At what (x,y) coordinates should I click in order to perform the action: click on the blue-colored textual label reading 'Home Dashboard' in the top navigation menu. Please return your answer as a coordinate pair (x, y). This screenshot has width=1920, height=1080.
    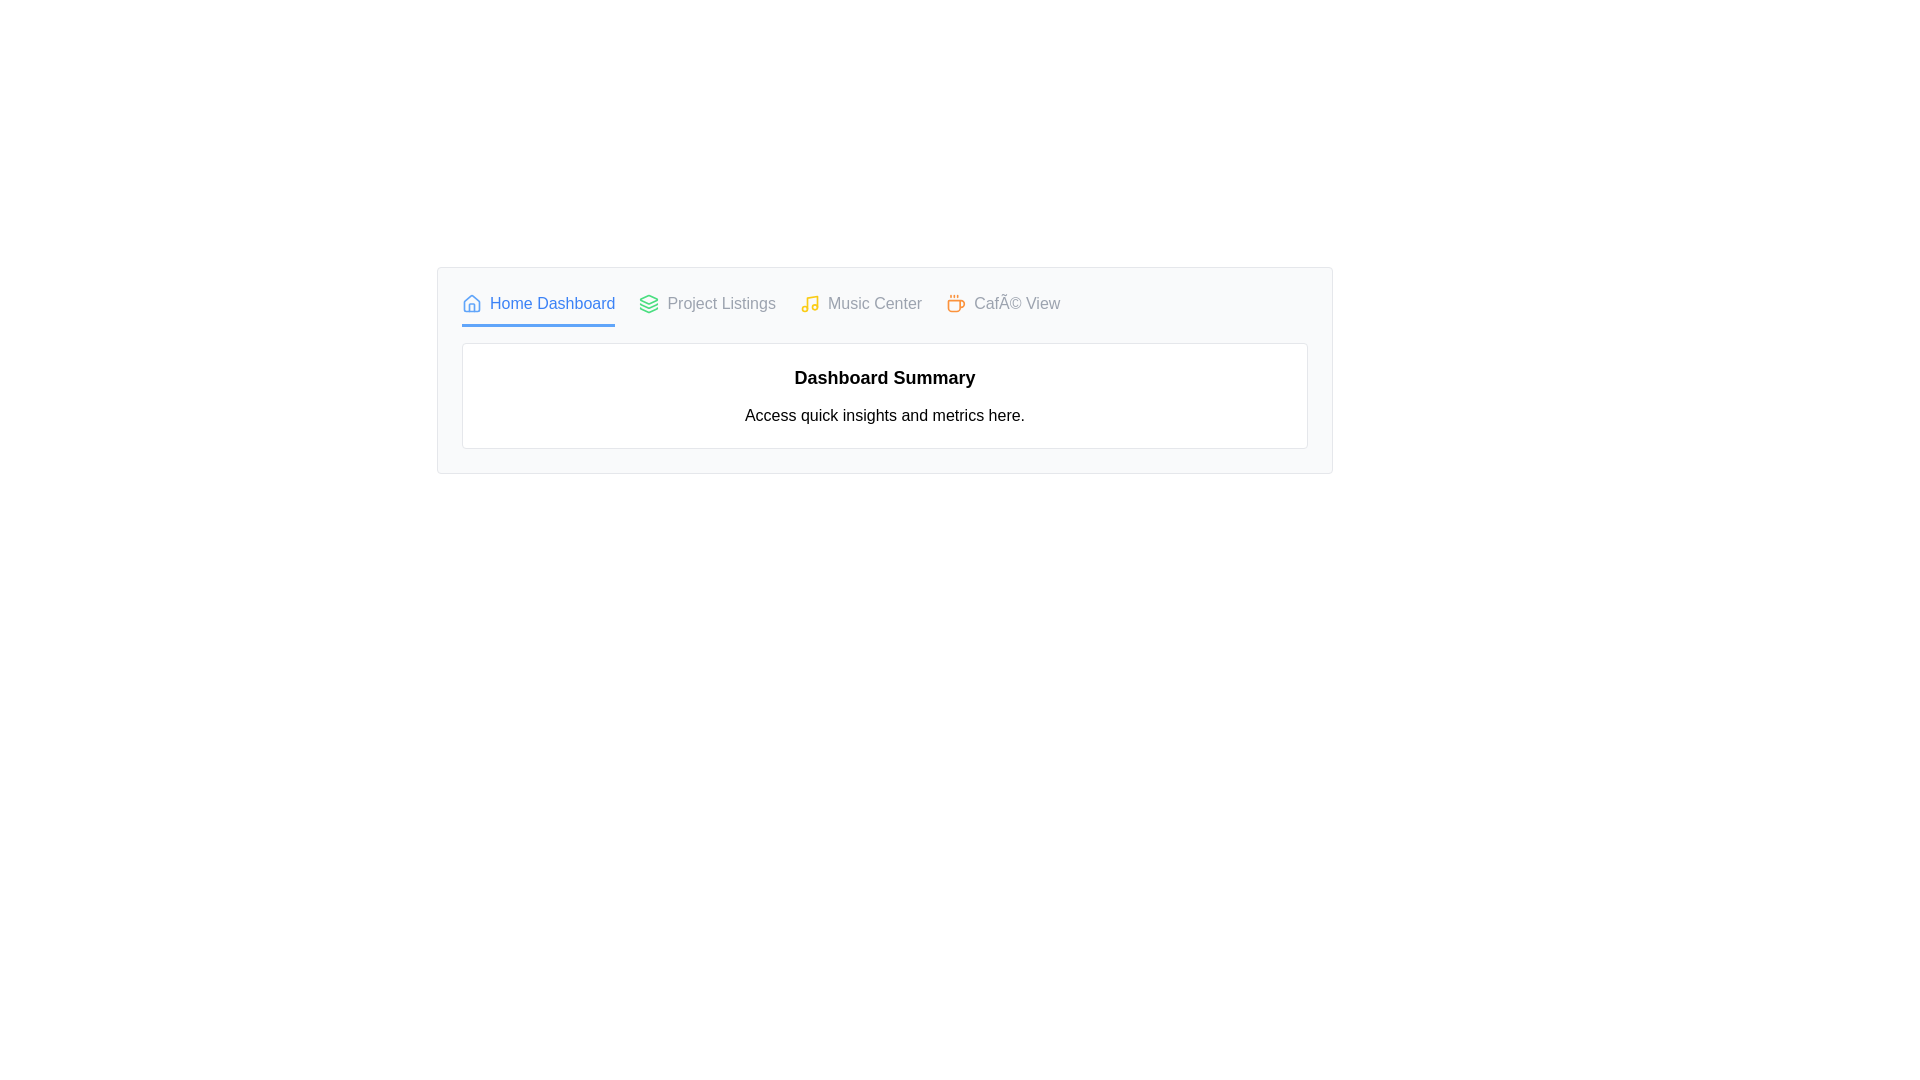
    Looking at the image, I should click on (552, 304).